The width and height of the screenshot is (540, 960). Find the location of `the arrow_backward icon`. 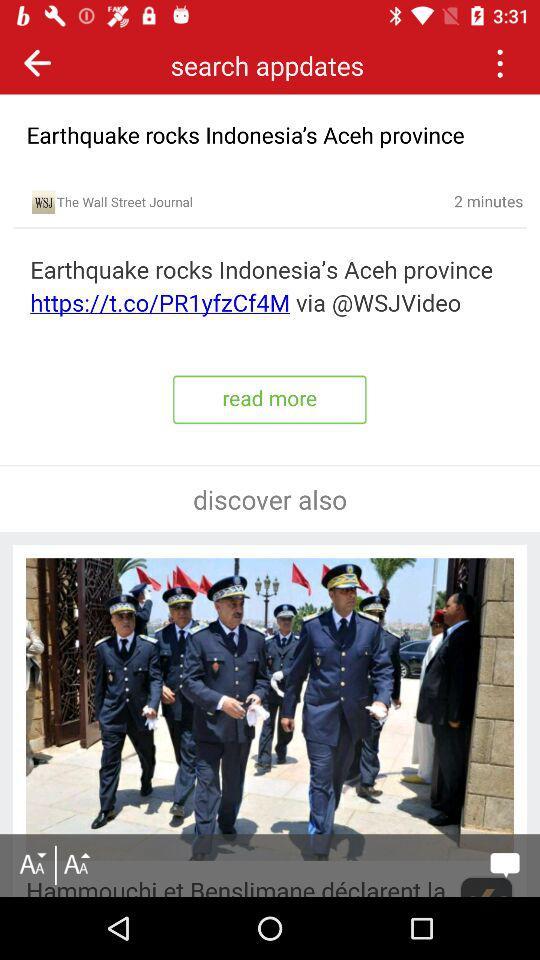

the arrow_backward icon is located at coordinates (37, 62).